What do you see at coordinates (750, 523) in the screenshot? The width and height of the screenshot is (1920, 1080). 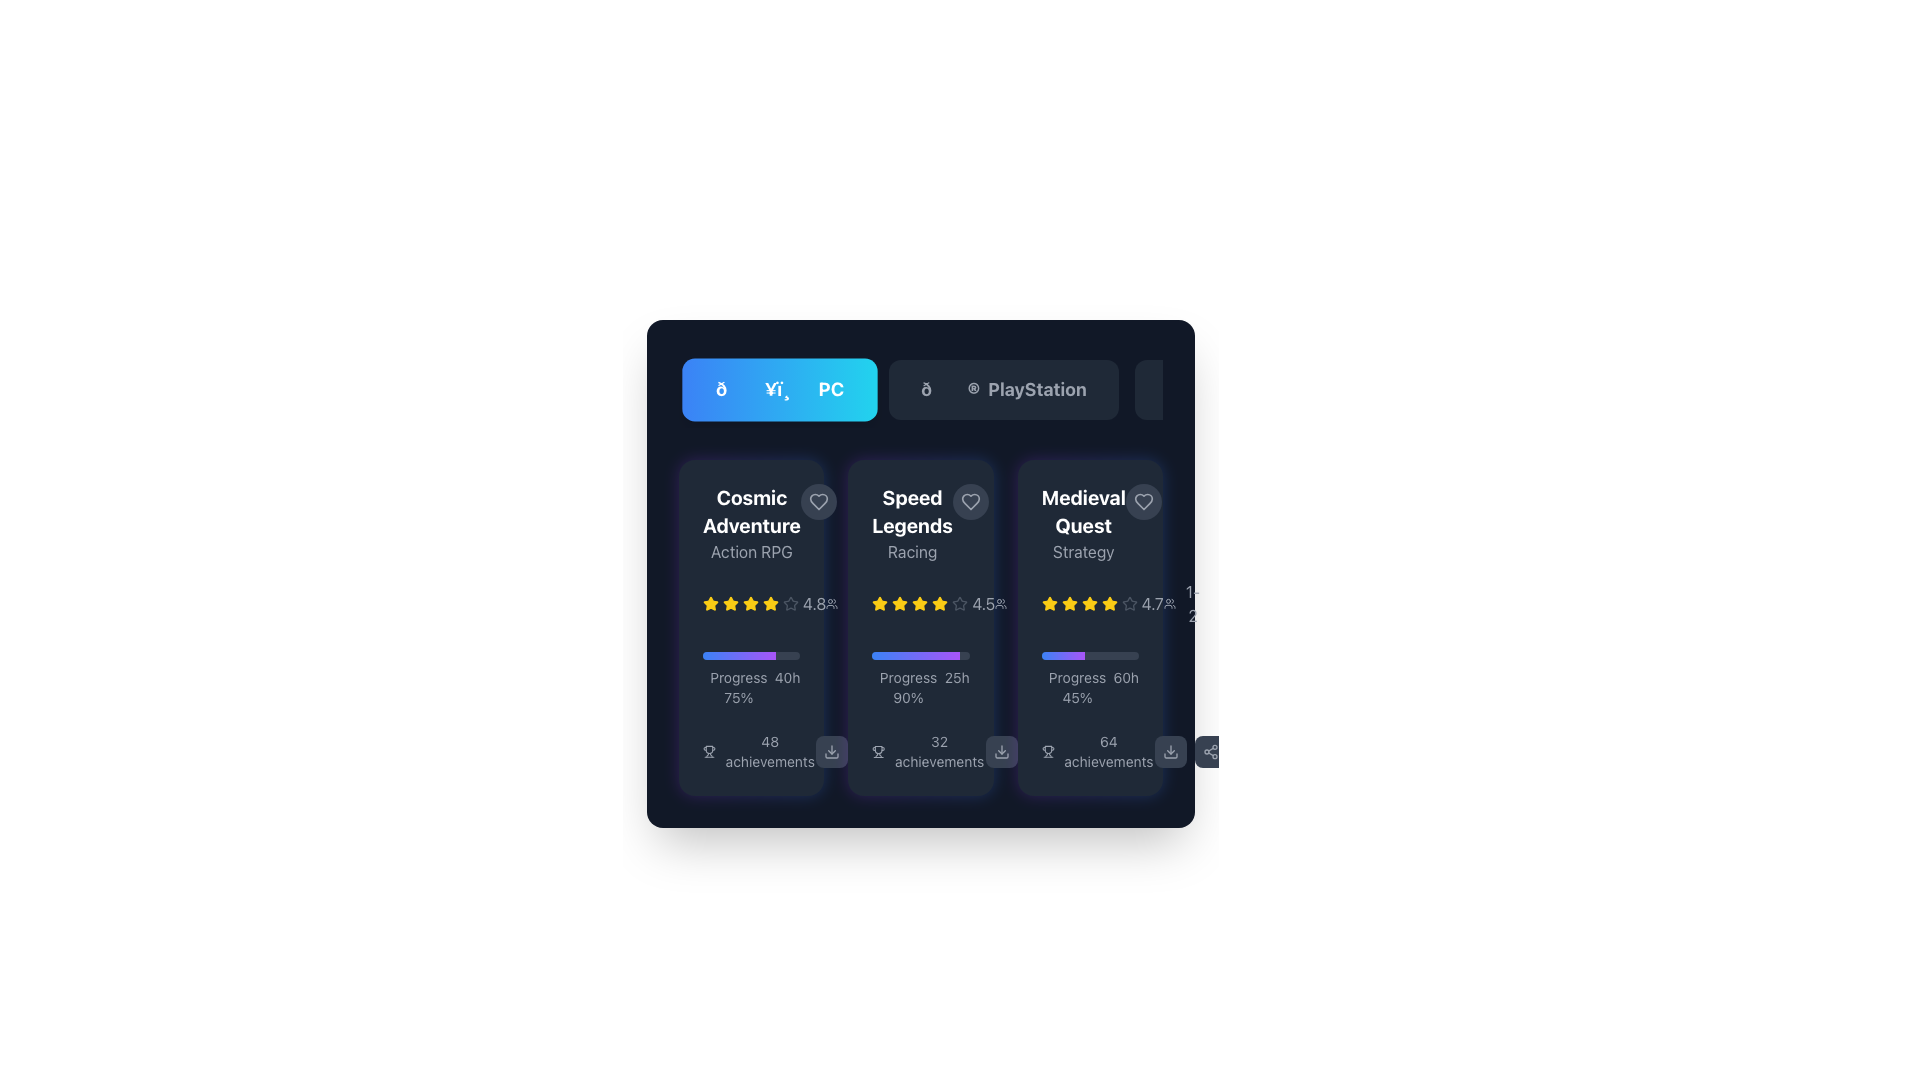 I see `static text label displaying 'Cosmic Adventure' as the game's name and 'Action RPG' as the genre, located at the top left card's title section in a grid of cards` at bounding box center [750, 523].